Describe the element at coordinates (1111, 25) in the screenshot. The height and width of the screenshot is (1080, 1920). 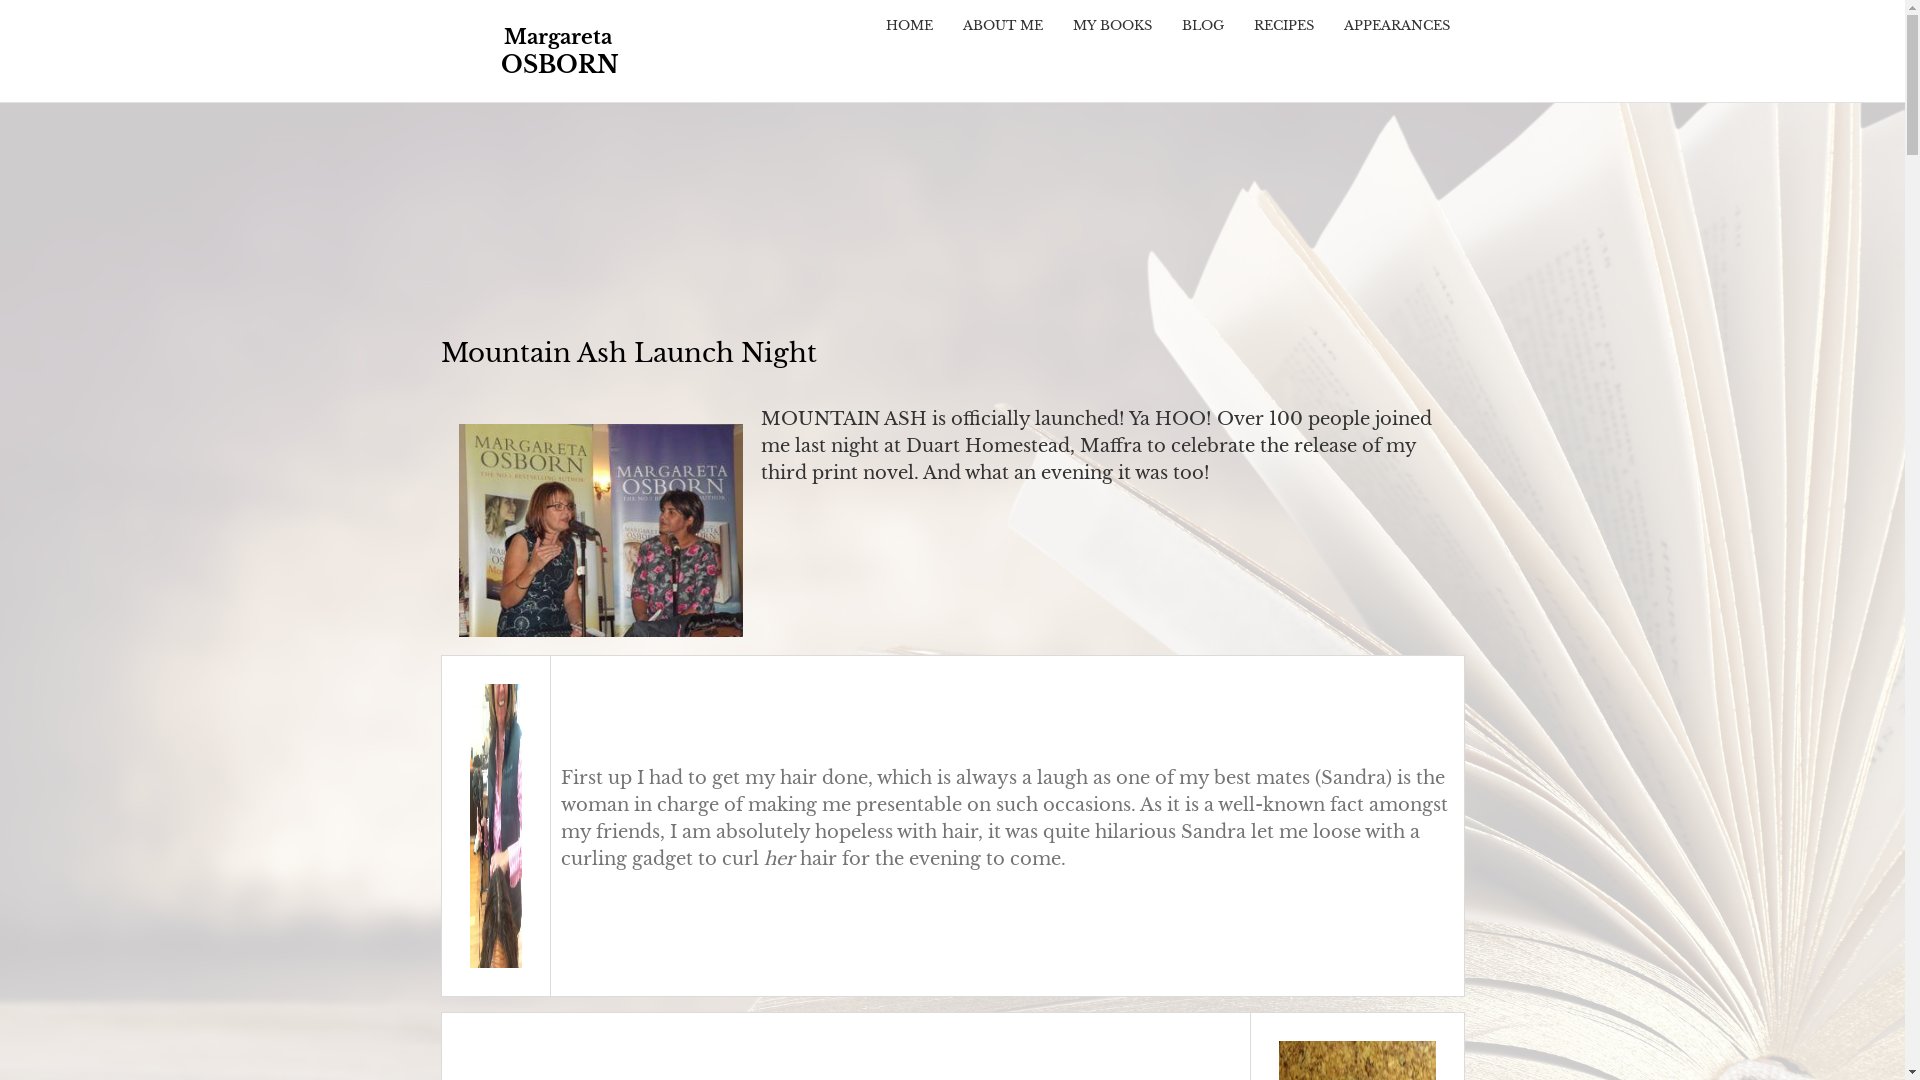
I see `'MY BOOKS'` at that location.